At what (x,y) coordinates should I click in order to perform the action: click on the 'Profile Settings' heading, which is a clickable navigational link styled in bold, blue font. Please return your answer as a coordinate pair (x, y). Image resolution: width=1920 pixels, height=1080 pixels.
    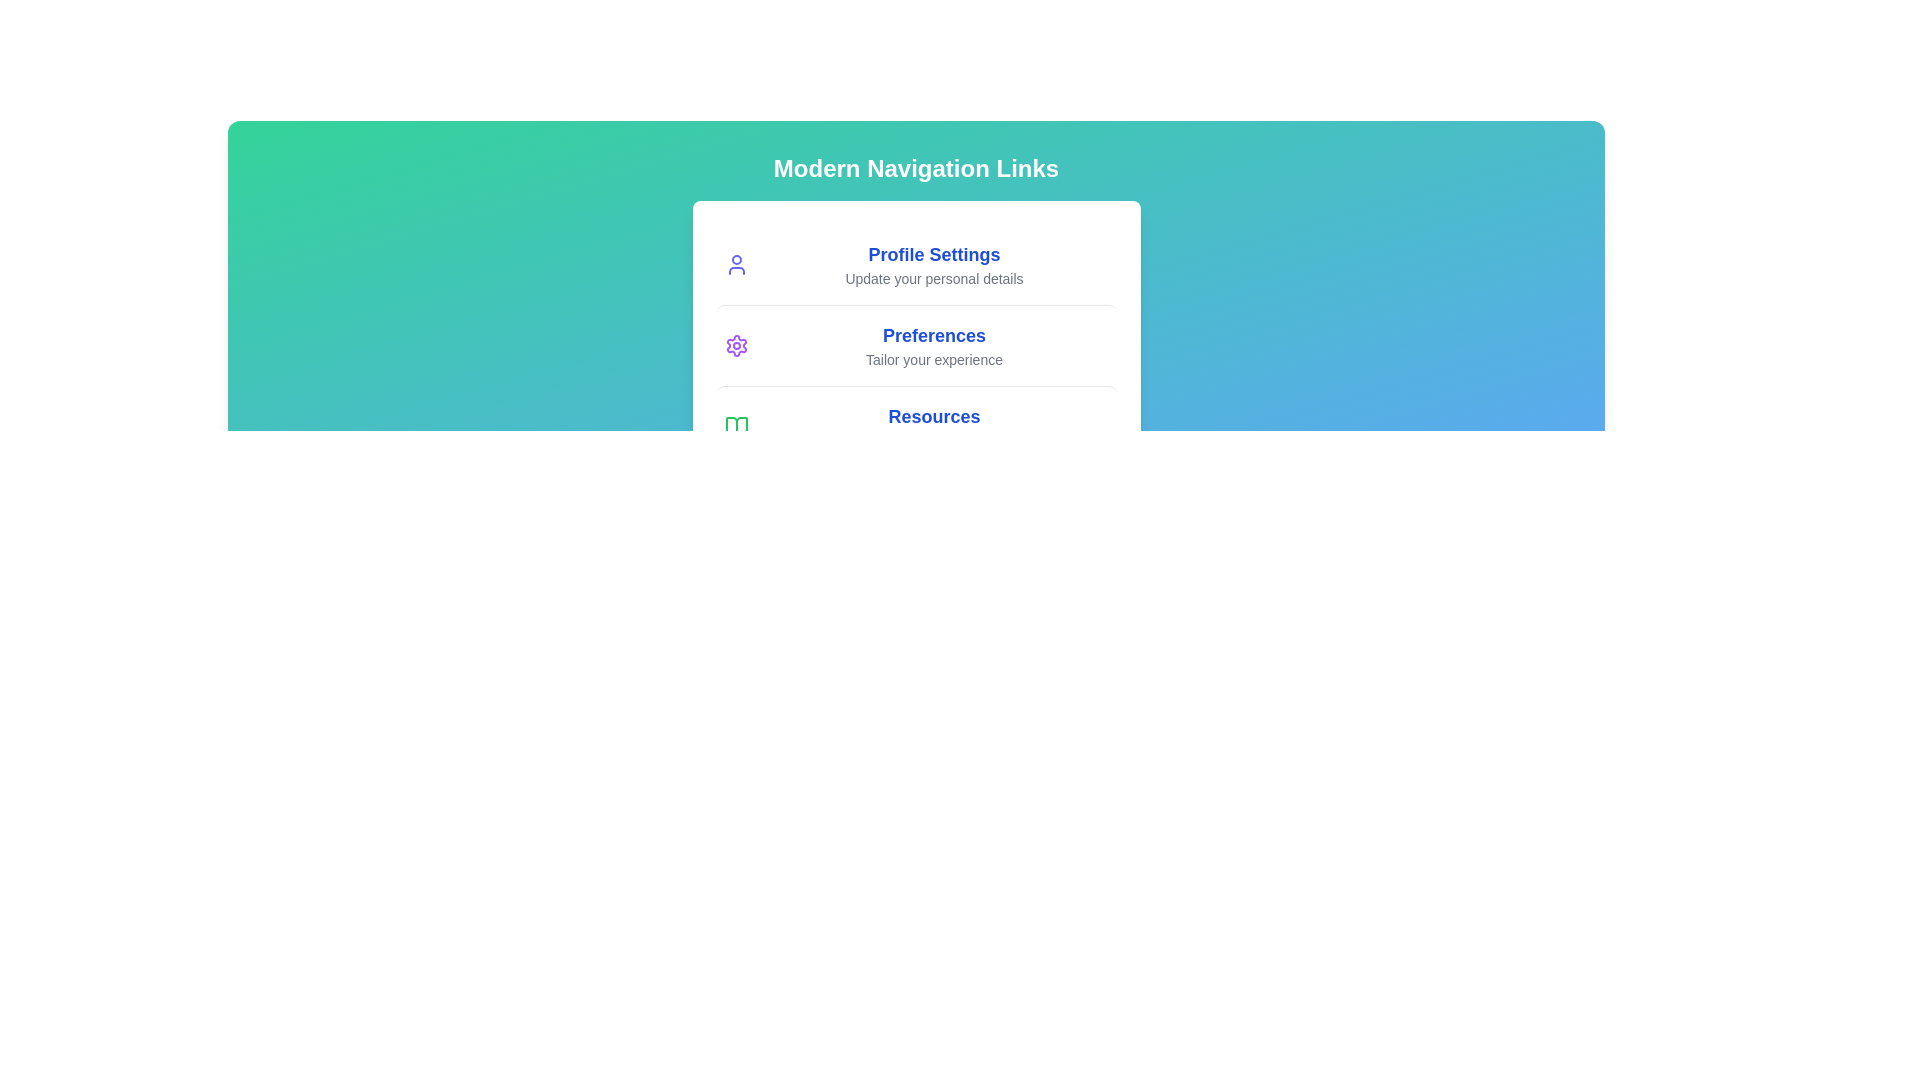
    Looking at the image, I should click on (933, 264).